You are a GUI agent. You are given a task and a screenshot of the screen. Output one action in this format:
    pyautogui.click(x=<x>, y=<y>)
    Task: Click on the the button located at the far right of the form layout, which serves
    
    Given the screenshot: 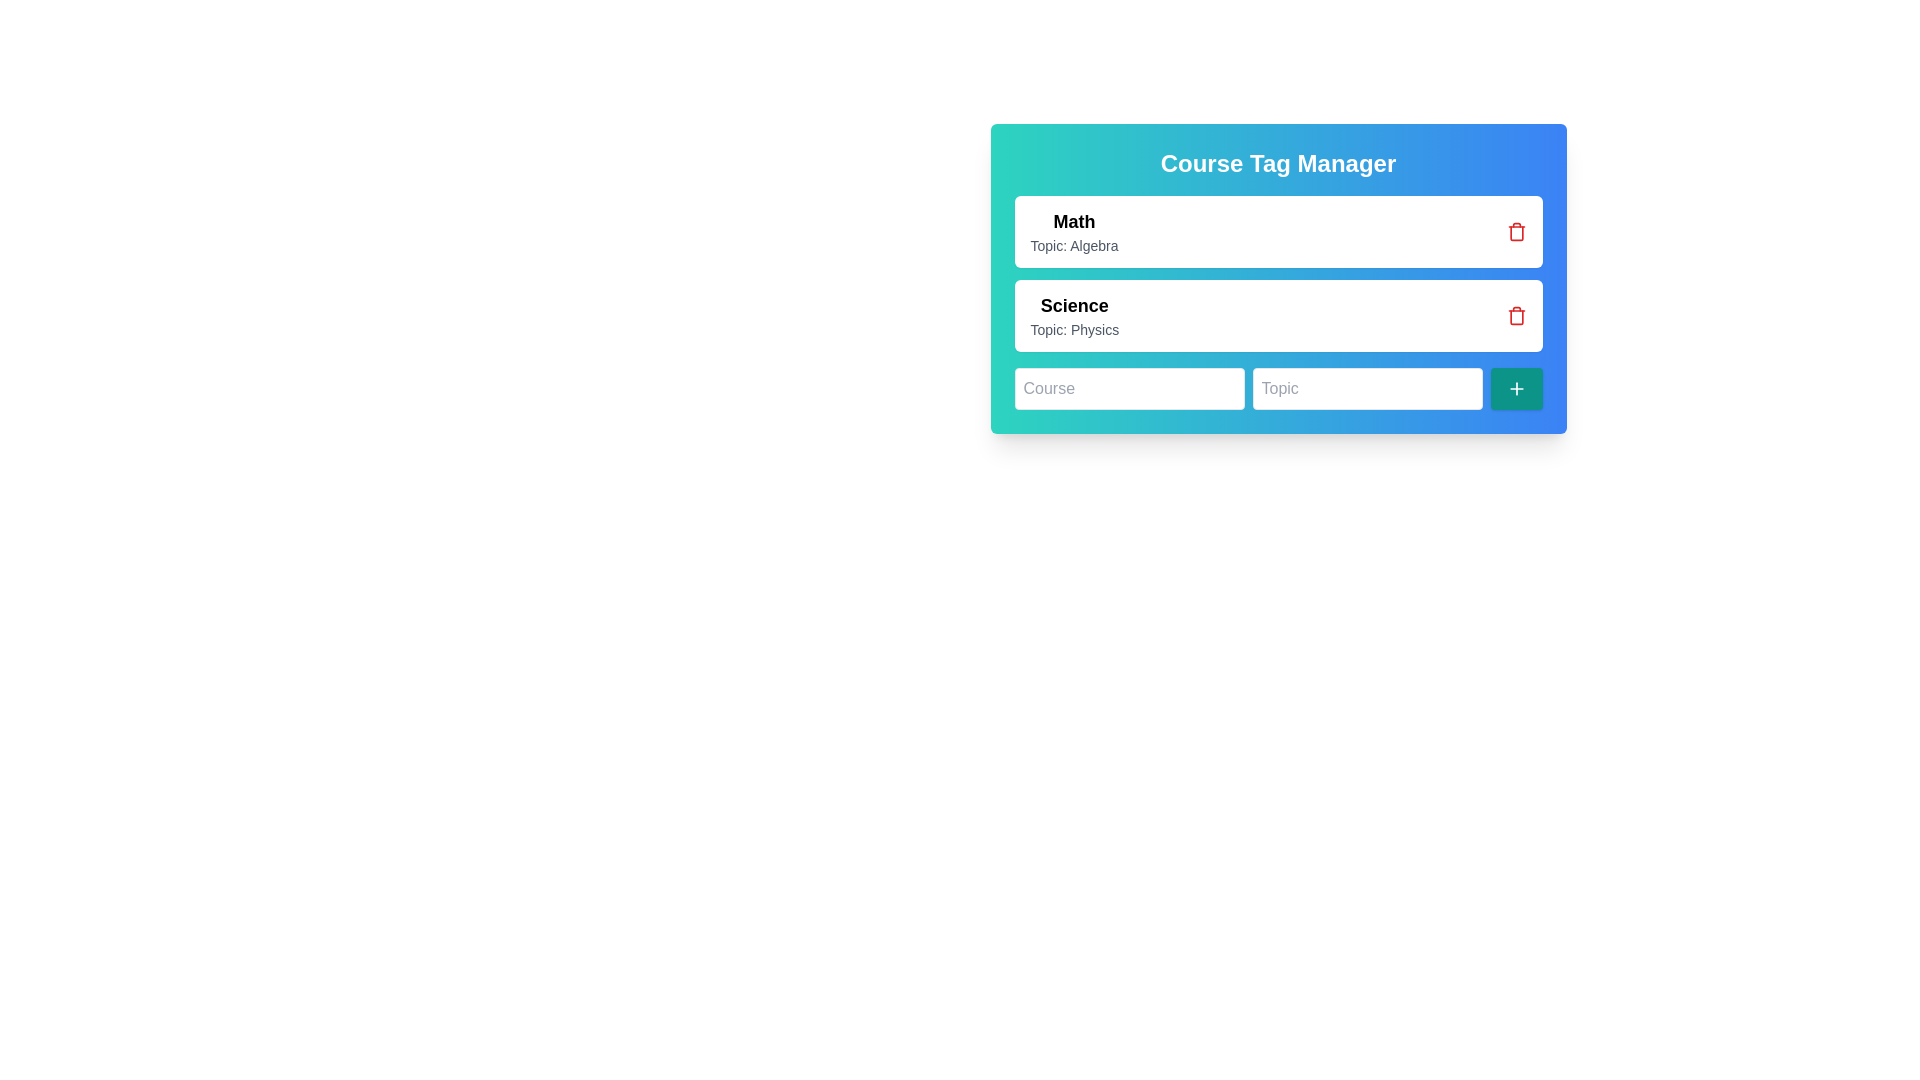 What is the action you would take?
    pyautogui.click(x=1516, y=389)
    